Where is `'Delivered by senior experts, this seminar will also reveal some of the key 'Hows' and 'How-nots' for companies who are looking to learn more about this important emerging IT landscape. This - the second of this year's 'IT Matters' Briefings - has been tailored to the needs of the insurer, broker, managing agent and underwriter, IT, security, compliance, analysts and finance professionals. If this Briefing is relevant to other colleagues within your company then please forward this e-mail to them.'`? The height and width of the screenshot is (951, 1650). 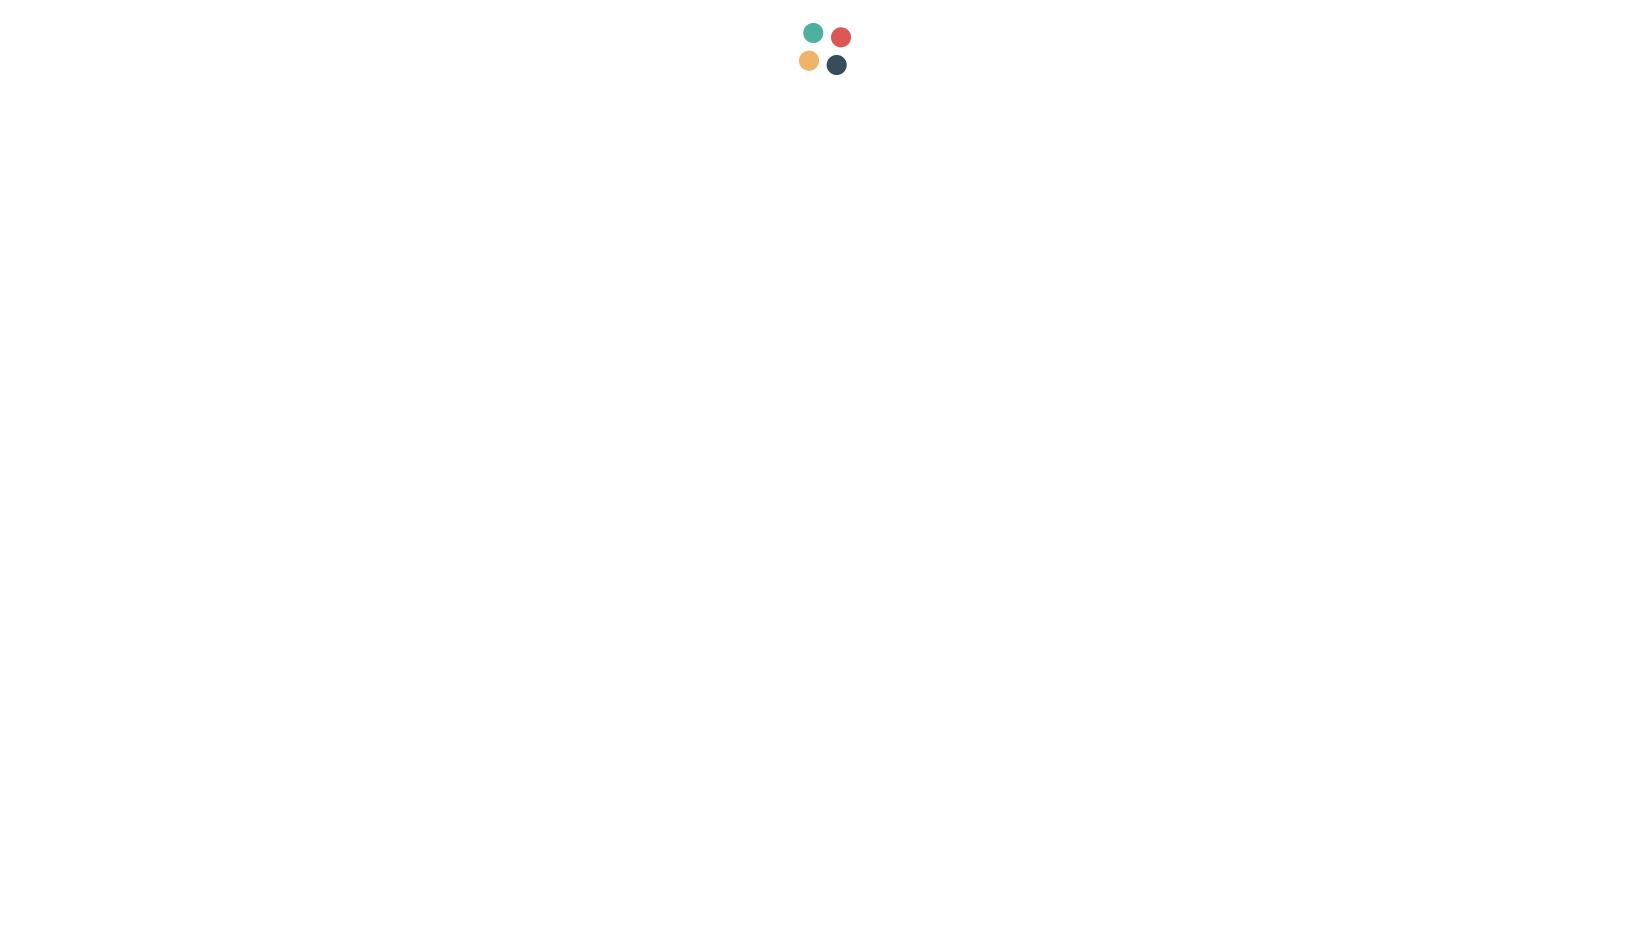
'Delivered by senior experts, this seminar will also reveal some of the key 'Hows' and 'How-nots' for companies who are looking to learn more about this important emerging IT landscape. This - the second of this year's 'IT Matters' Briefings - has been tailored to the needs of the insurer, broker, managing agent and underwriter, IT, security, compliance, analysts and finance professionals. If this Briefing is relevant to other colleagues within your company then please forward this e-mail to them.' is located at coordinates (576, 534).